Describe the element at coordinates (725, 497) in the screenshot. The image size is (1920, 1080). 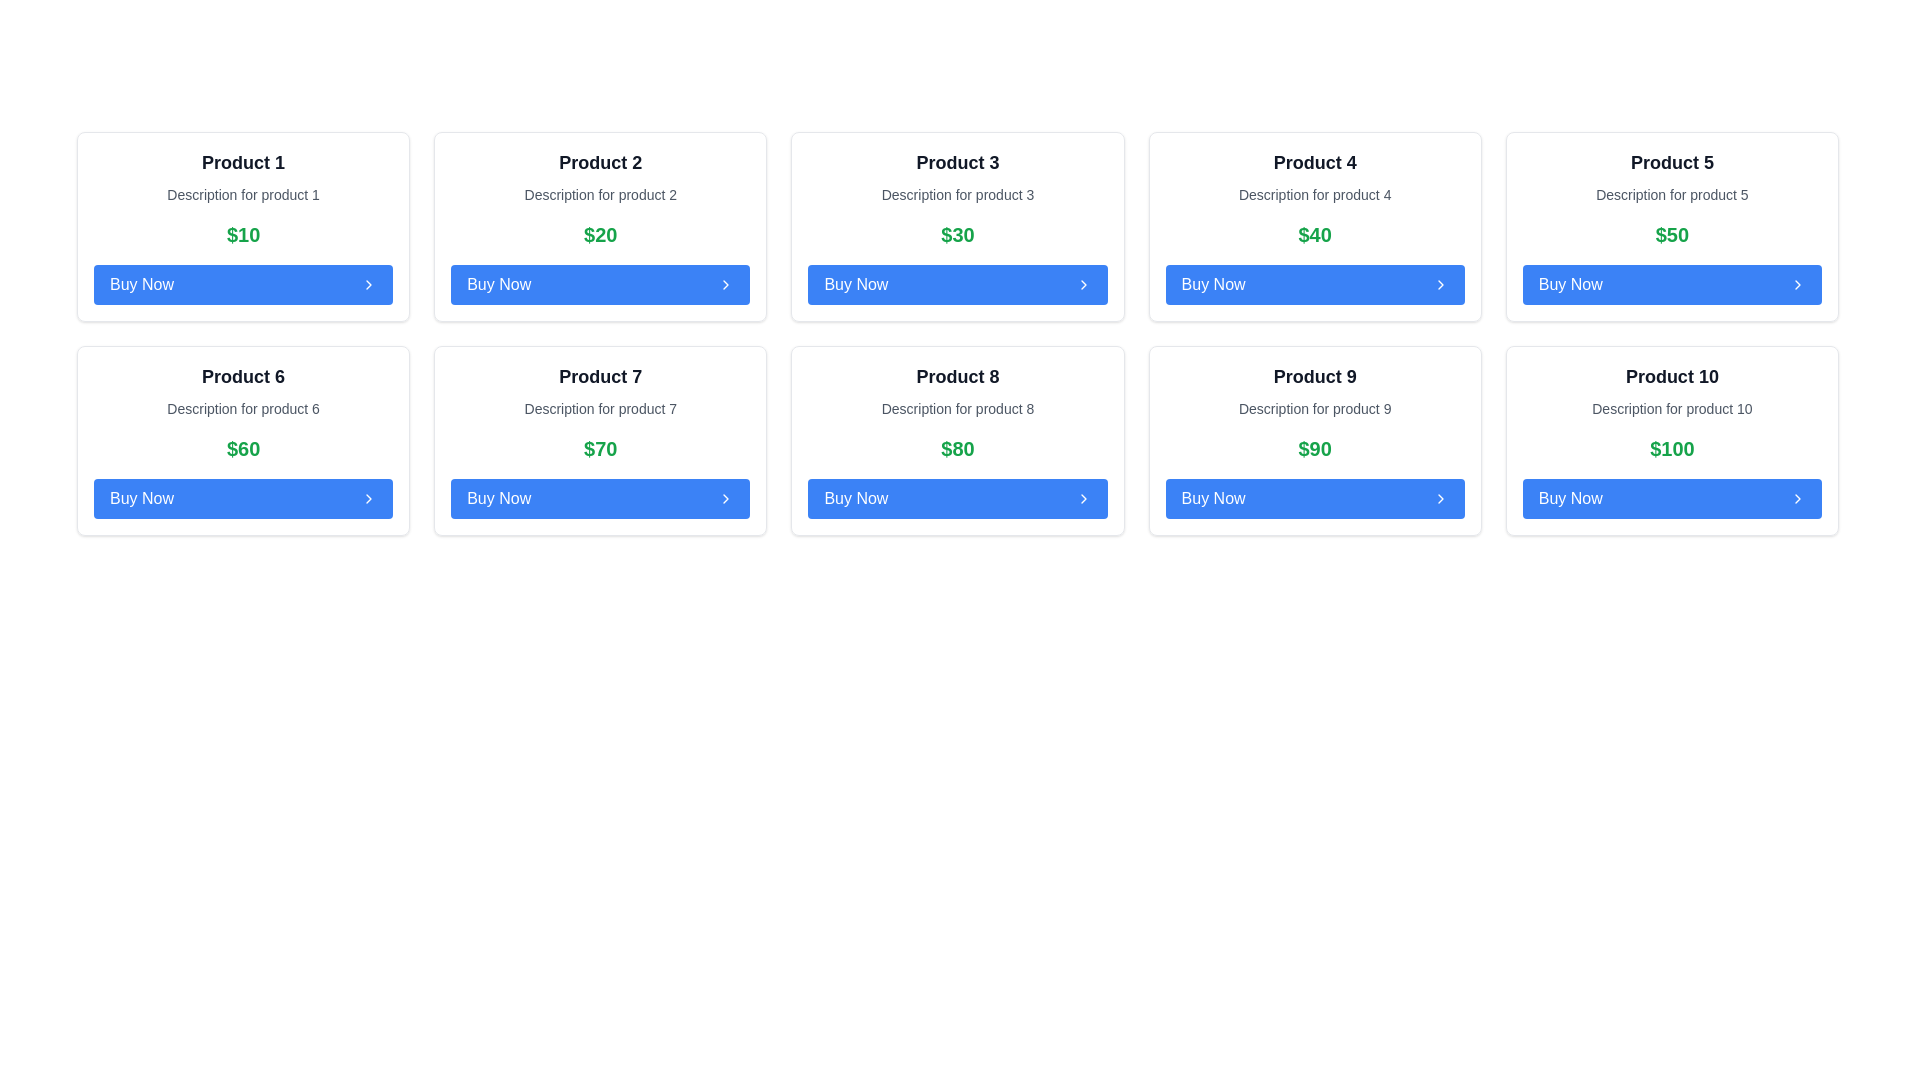
I see `the right-pointing chevron icon located within the 'Buy Now' button for 'Product 7' at the bottom-right segment of the button` at that location.